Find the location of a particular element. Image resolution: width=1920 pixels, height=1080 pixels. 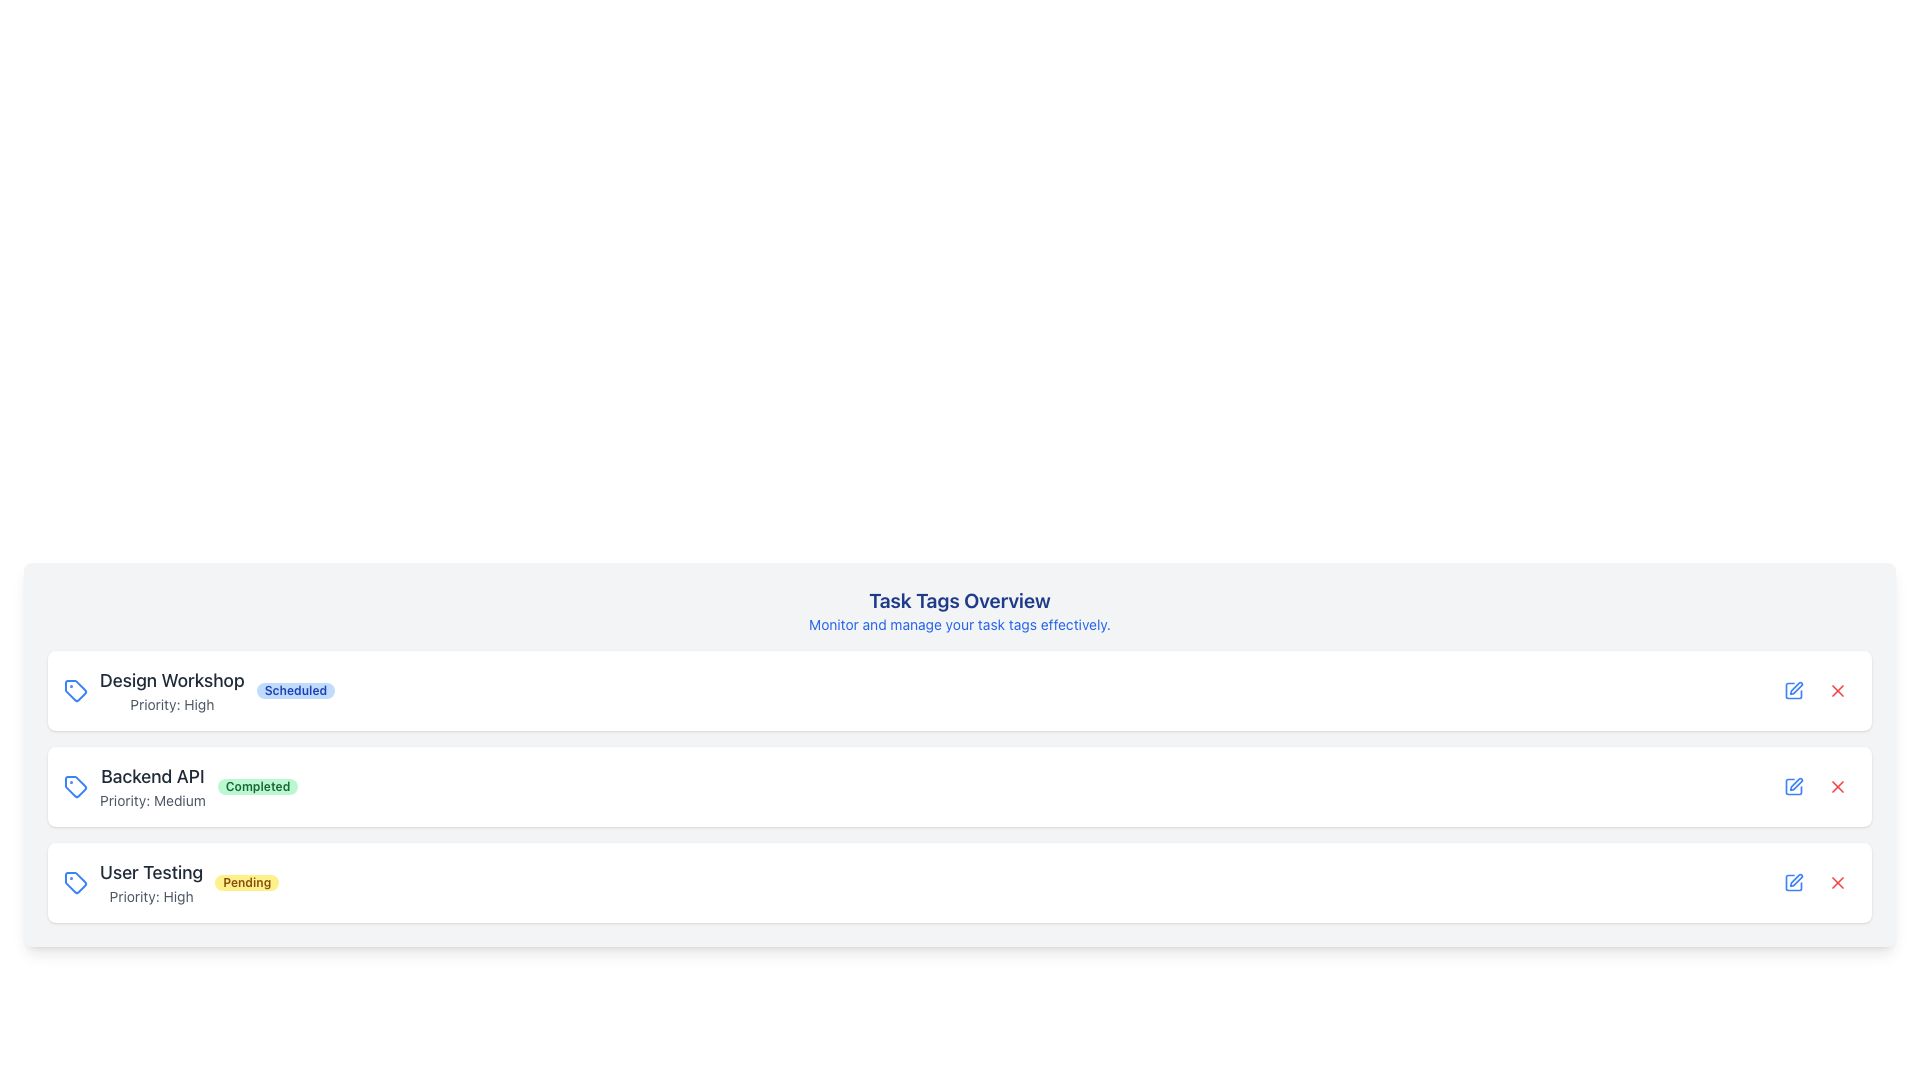

the Text Label displaying 'Monitor and manage your task tags effectively.' which is styled with a small font size and light blue color, located below the title 'Task Tags Overview.' is located at coordinates (960, 623).